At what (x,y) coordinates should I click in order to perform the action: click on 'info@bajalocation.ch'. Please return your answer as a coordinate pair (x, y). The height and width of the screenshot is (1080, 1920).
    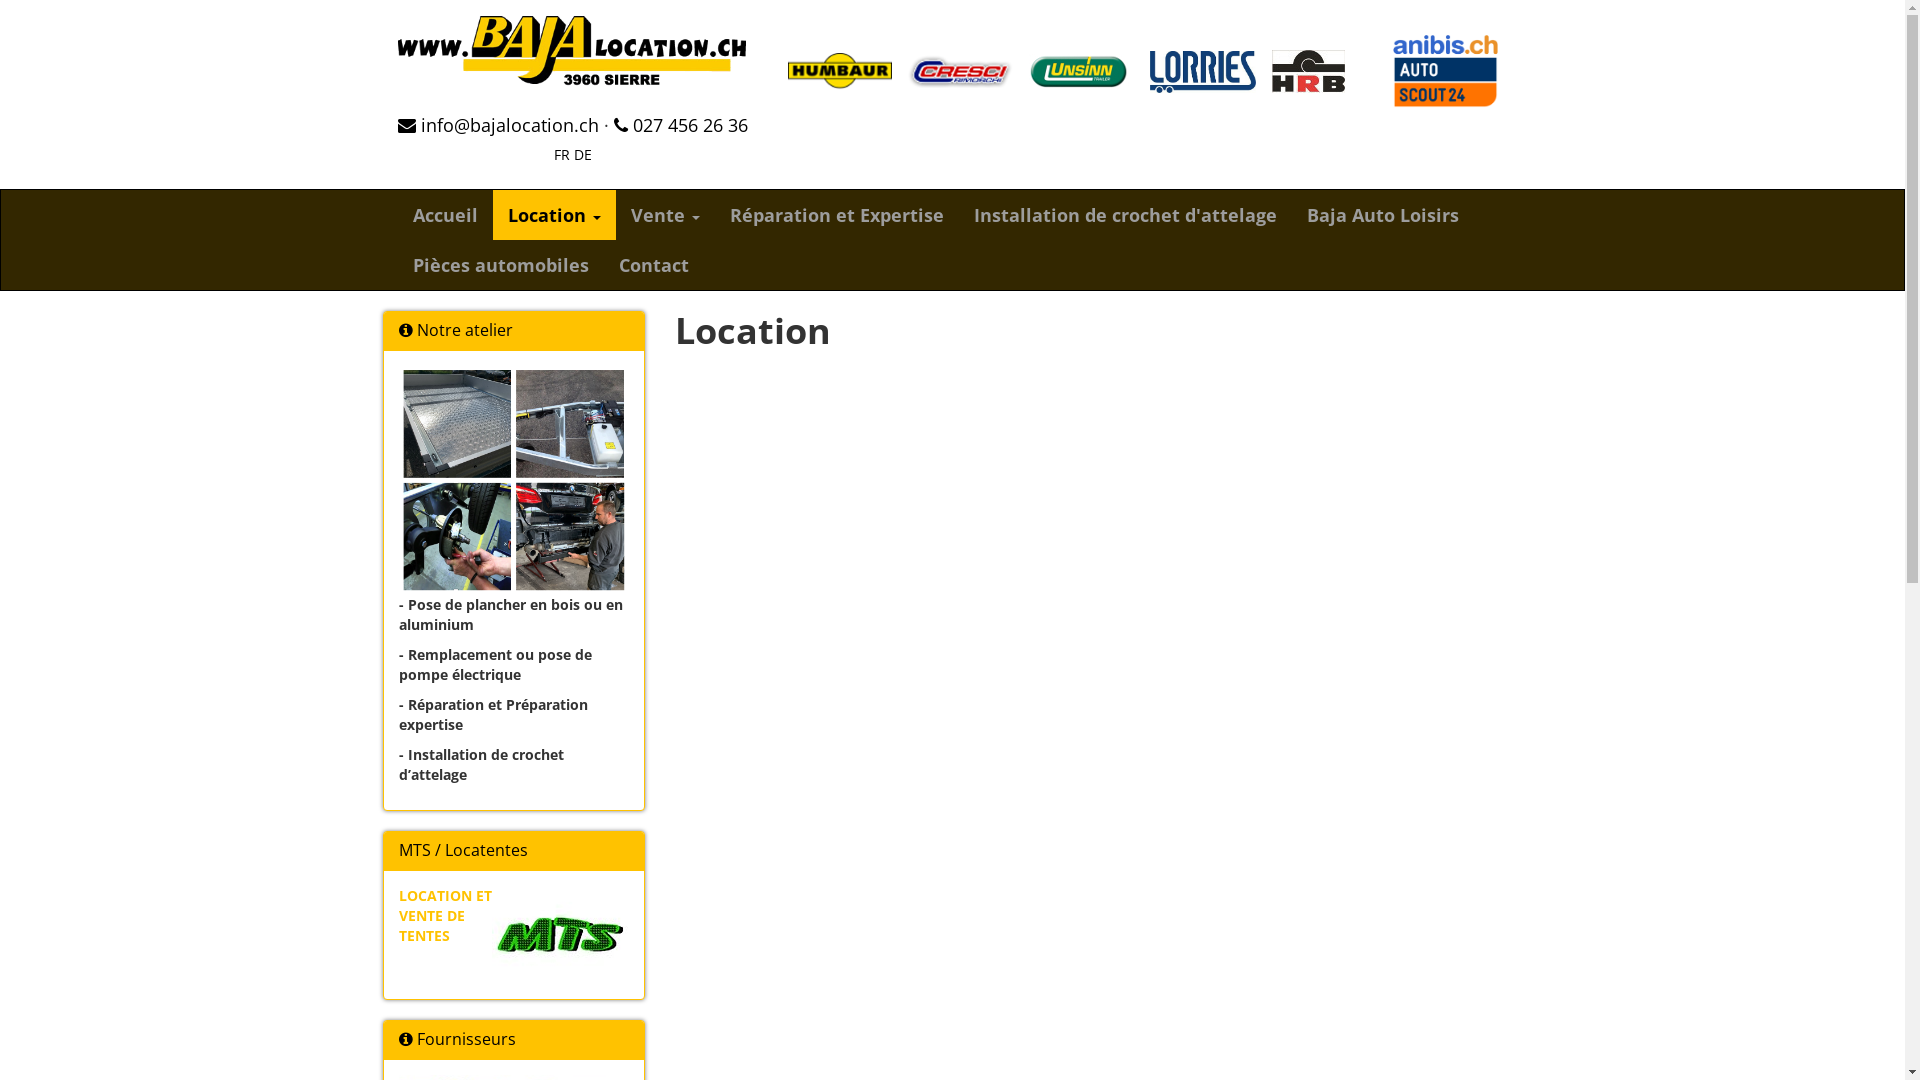
    Looking at the image, I should click on (498, 124).